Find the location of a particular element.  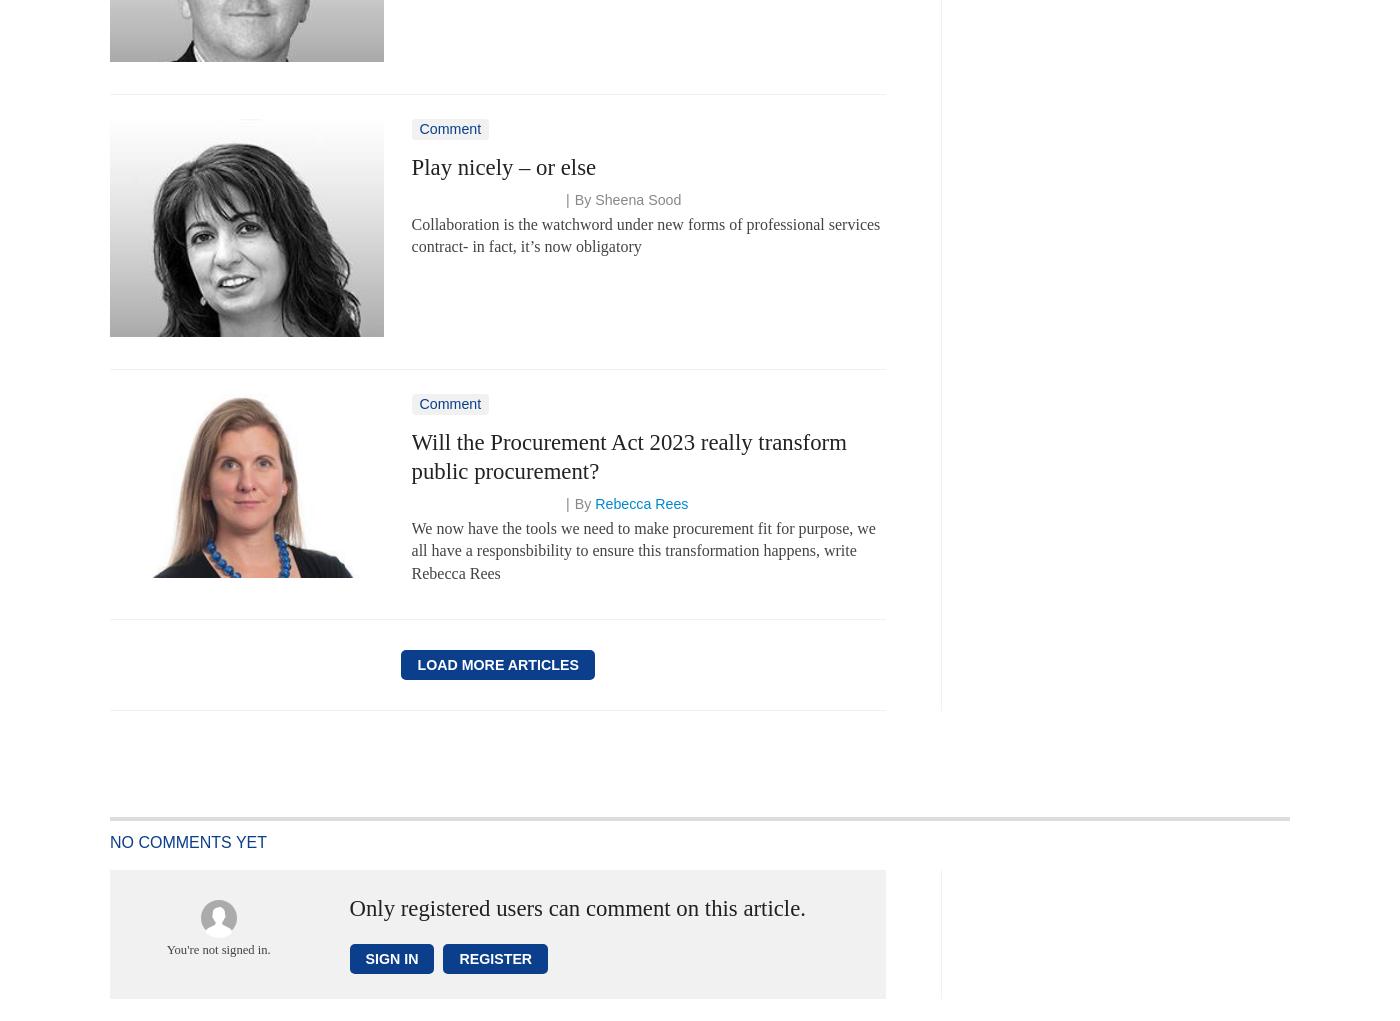

'Register' is located at coordinates (459, 957).